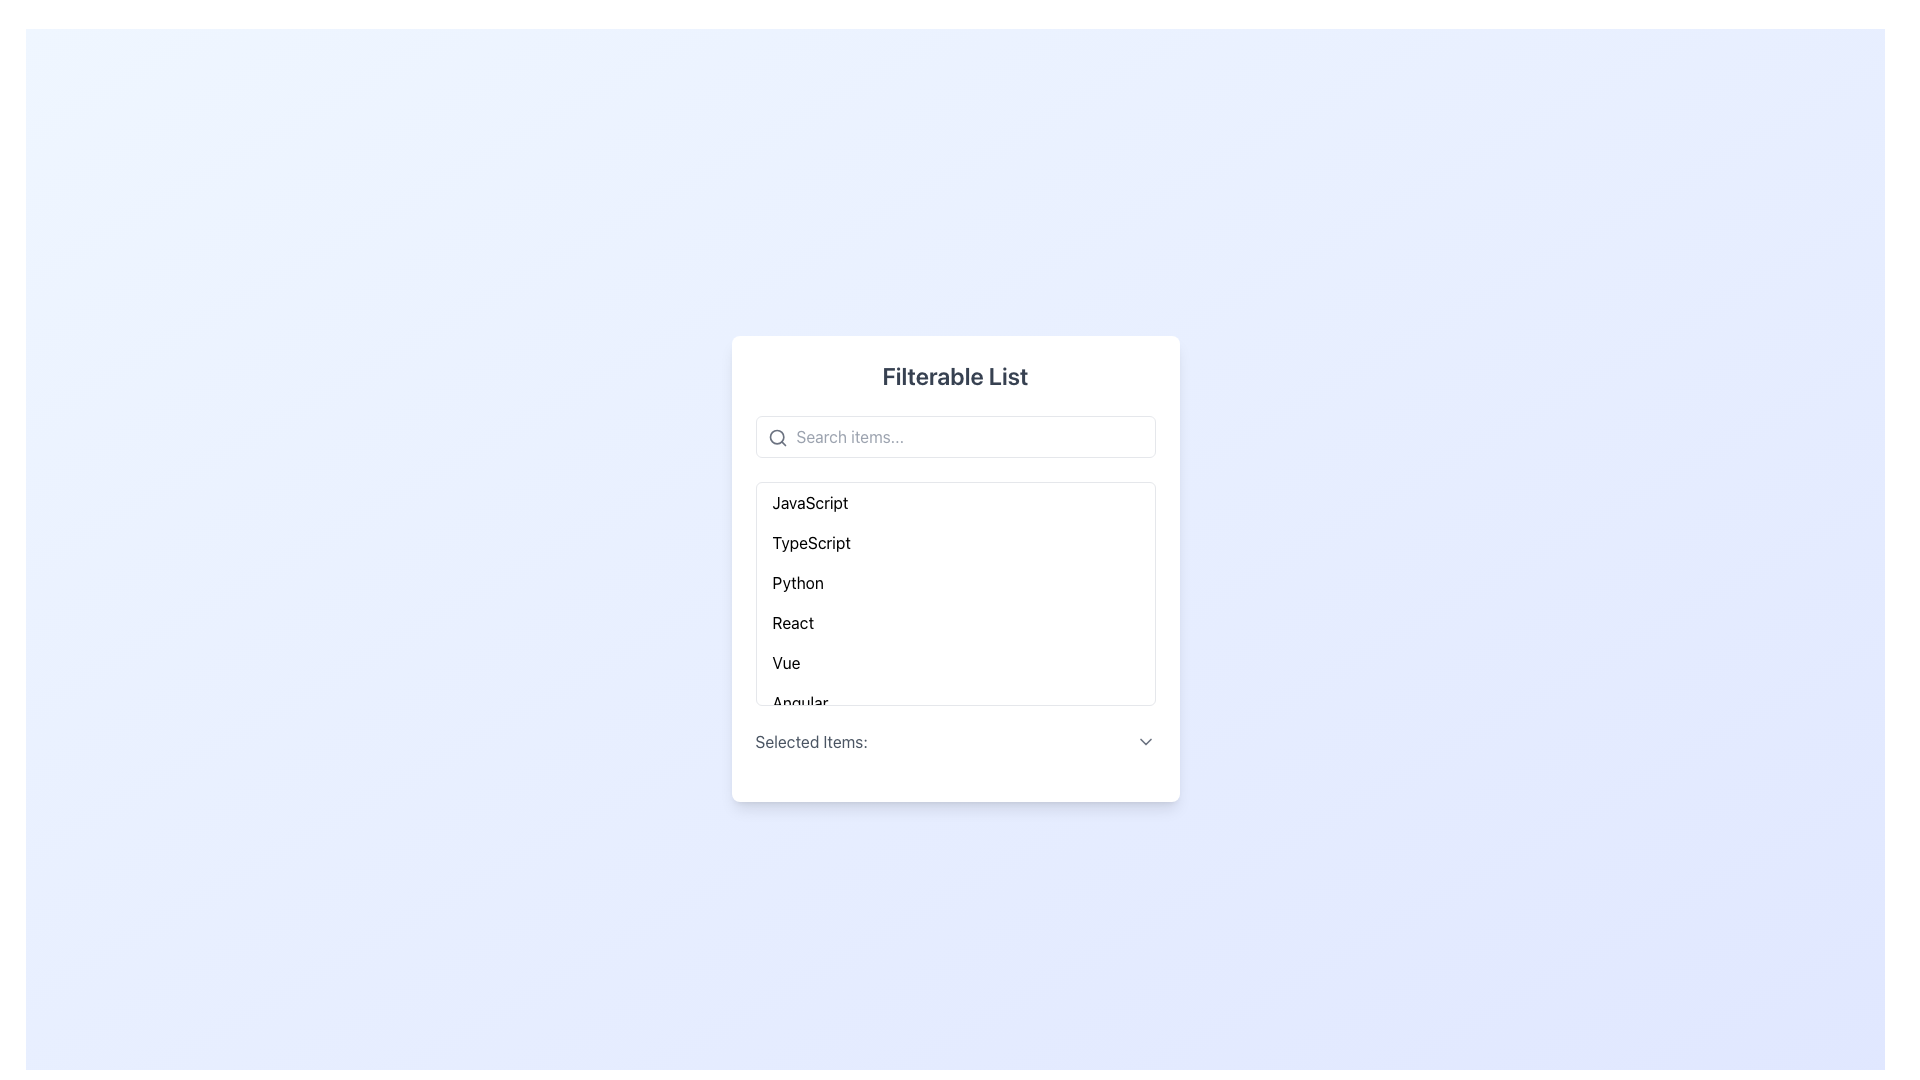 This screenshot has height=1080, width=1920. Describe the element at coordinates (954, 663) in the screenshot. I see `the fifth list item displaying 'Vue' in a vertically stacked list of selectable items` at that location.